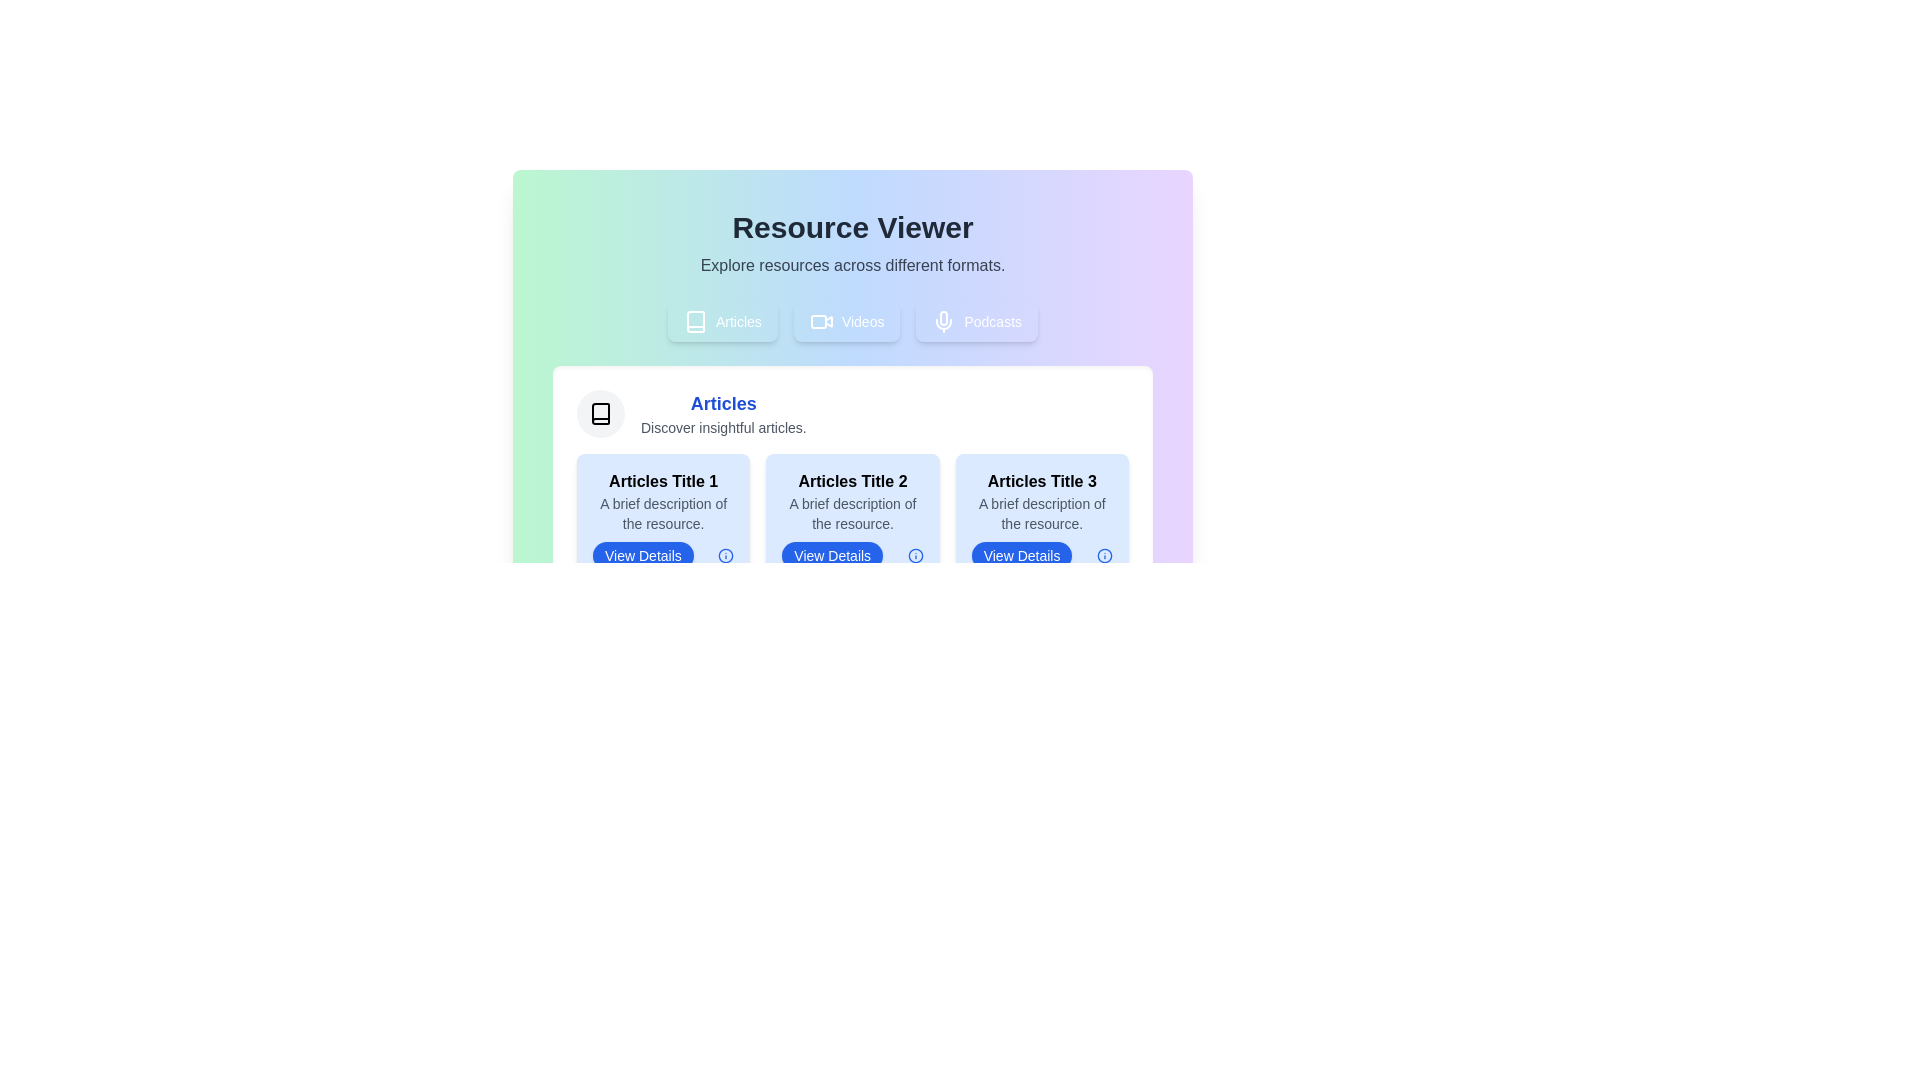  I want to click on the microphone icon in the top section of the interface, so click(943, 317).